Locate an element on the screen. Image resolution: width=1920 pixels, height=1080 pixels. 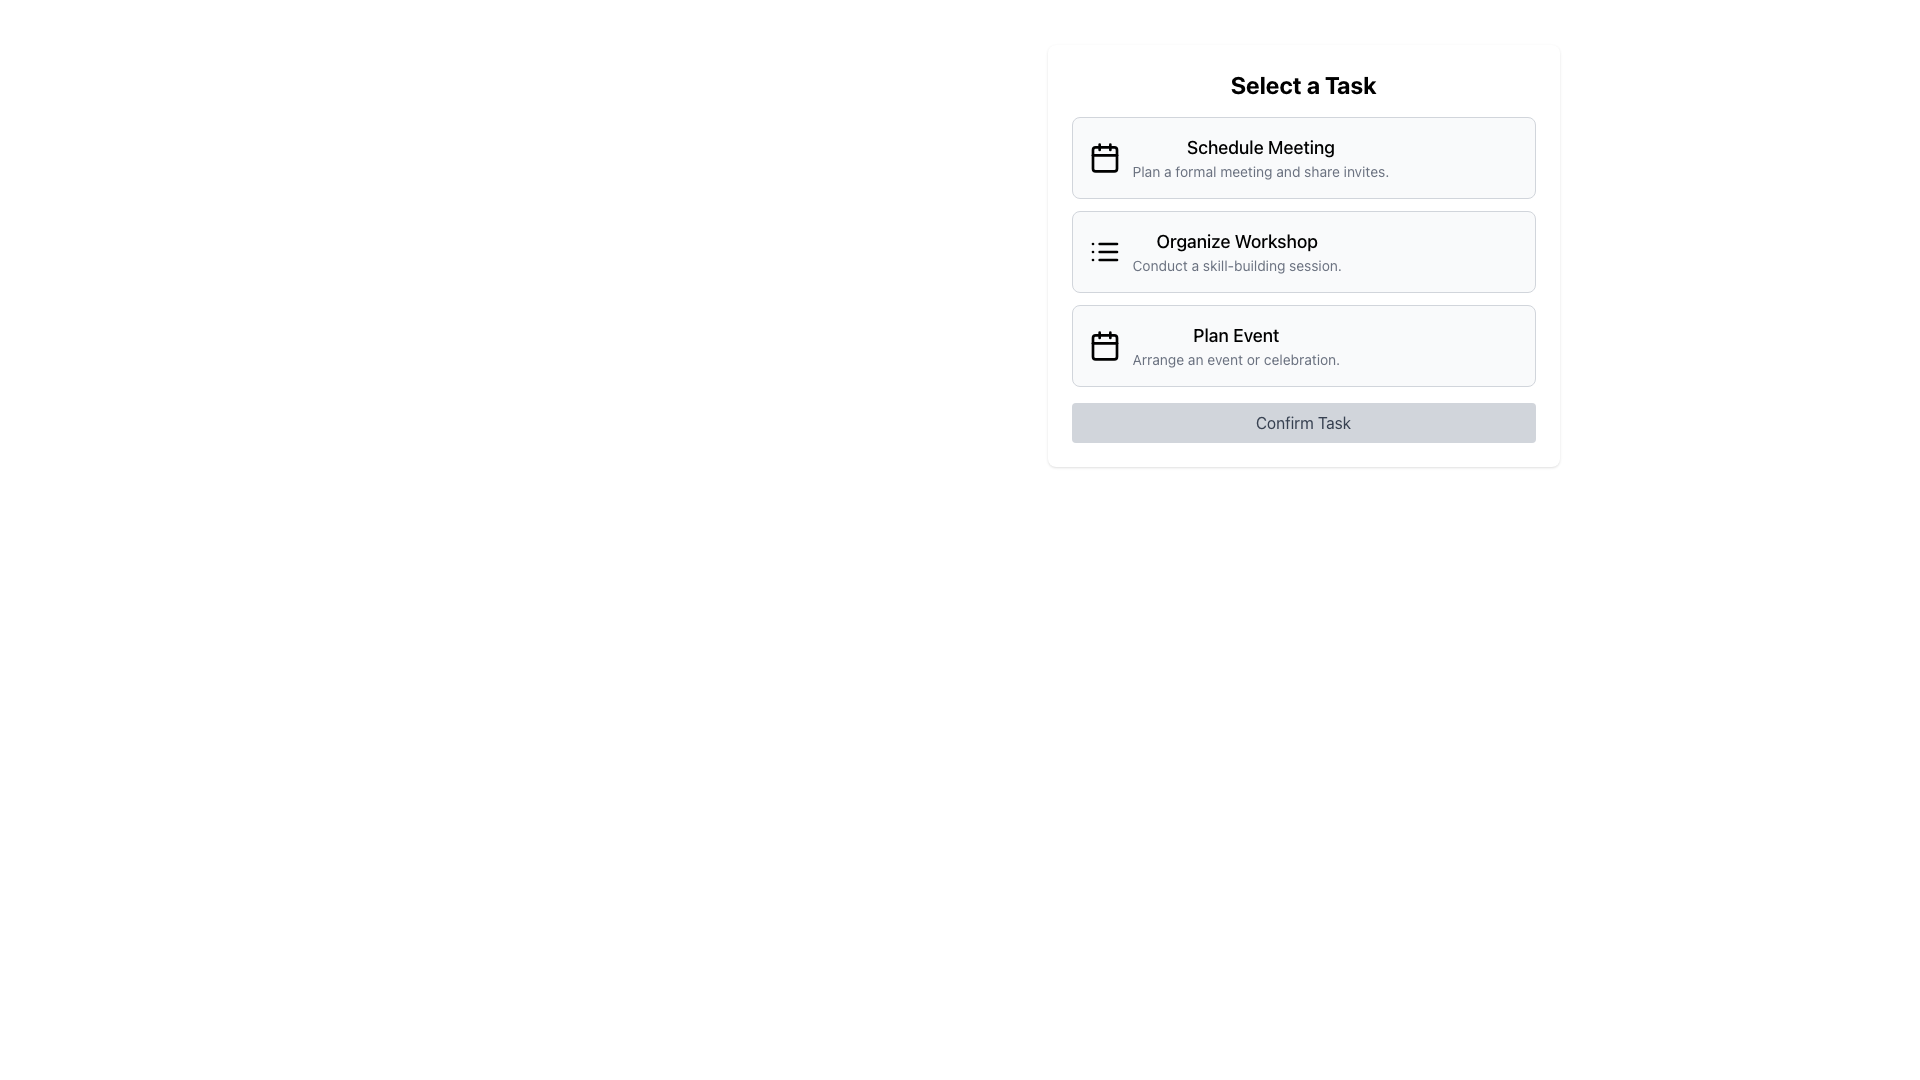
the task selection area within the 'Select a Task' section to choose a task is located at coordinates (1303, 250).